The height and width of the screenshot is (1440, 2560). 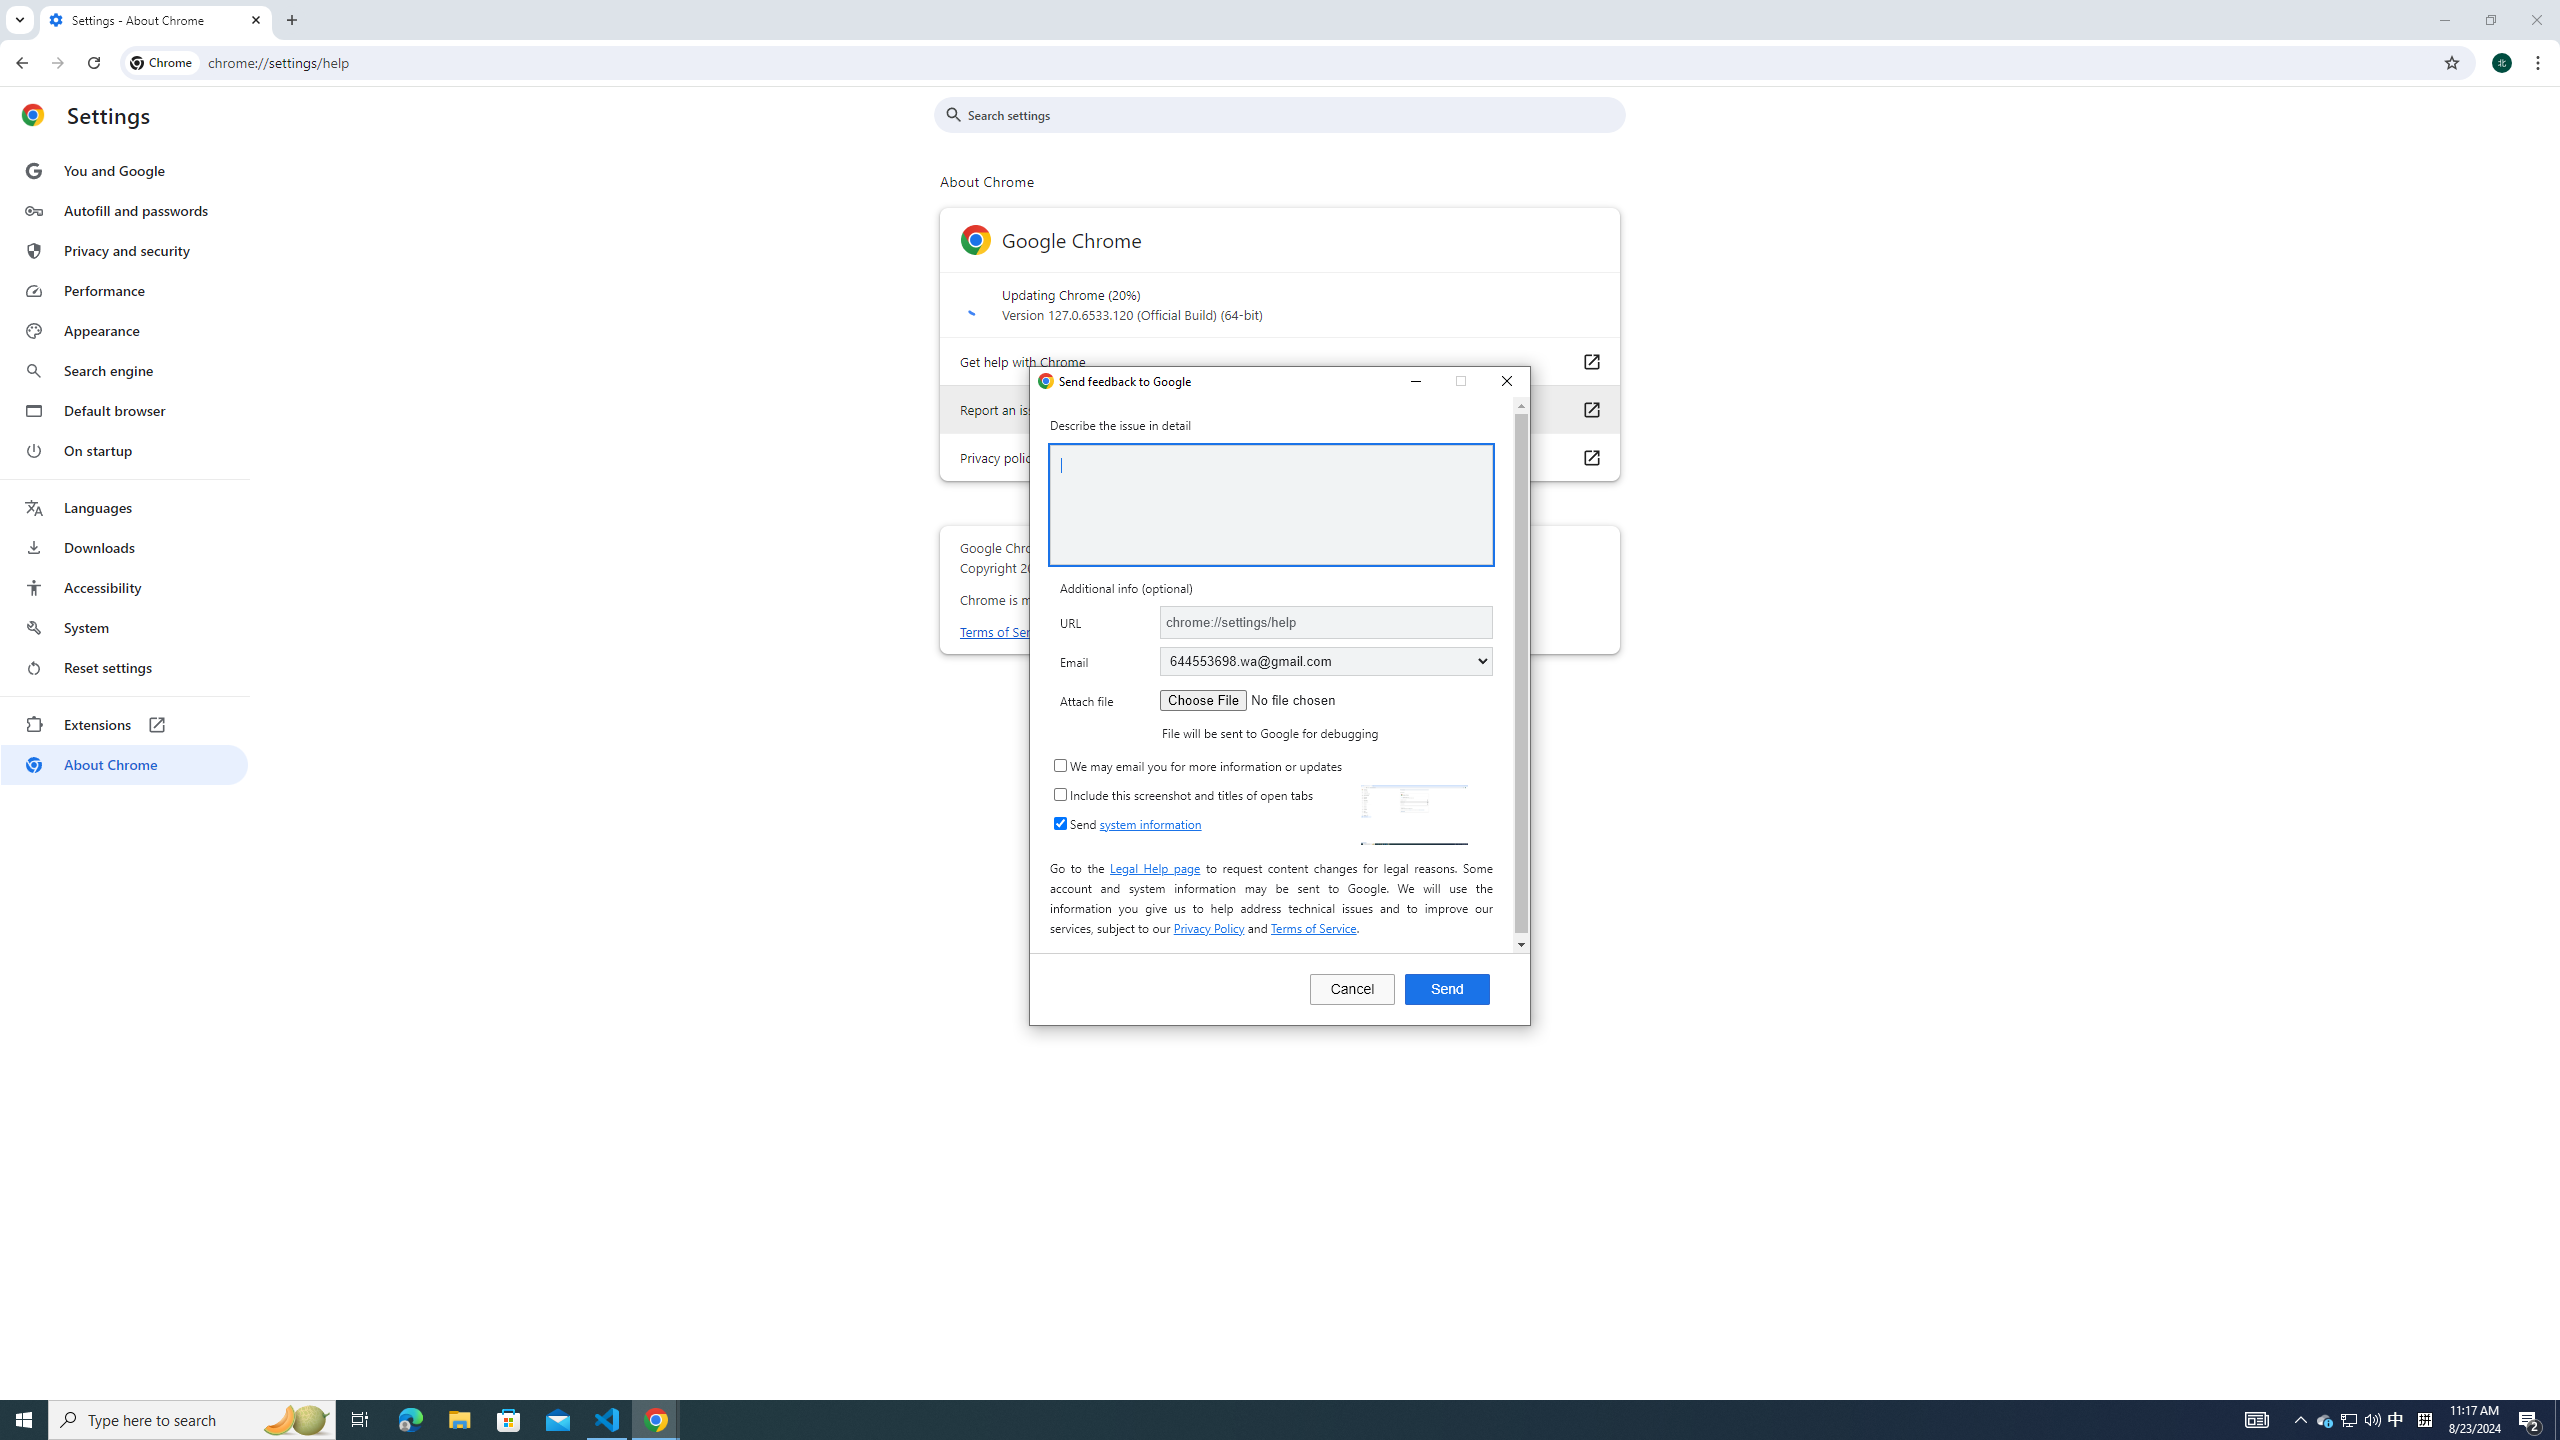 What do you see at coordinates (1325, 621) in the screenshot?
I see `'URL'` at bounding box center [1325, 621].